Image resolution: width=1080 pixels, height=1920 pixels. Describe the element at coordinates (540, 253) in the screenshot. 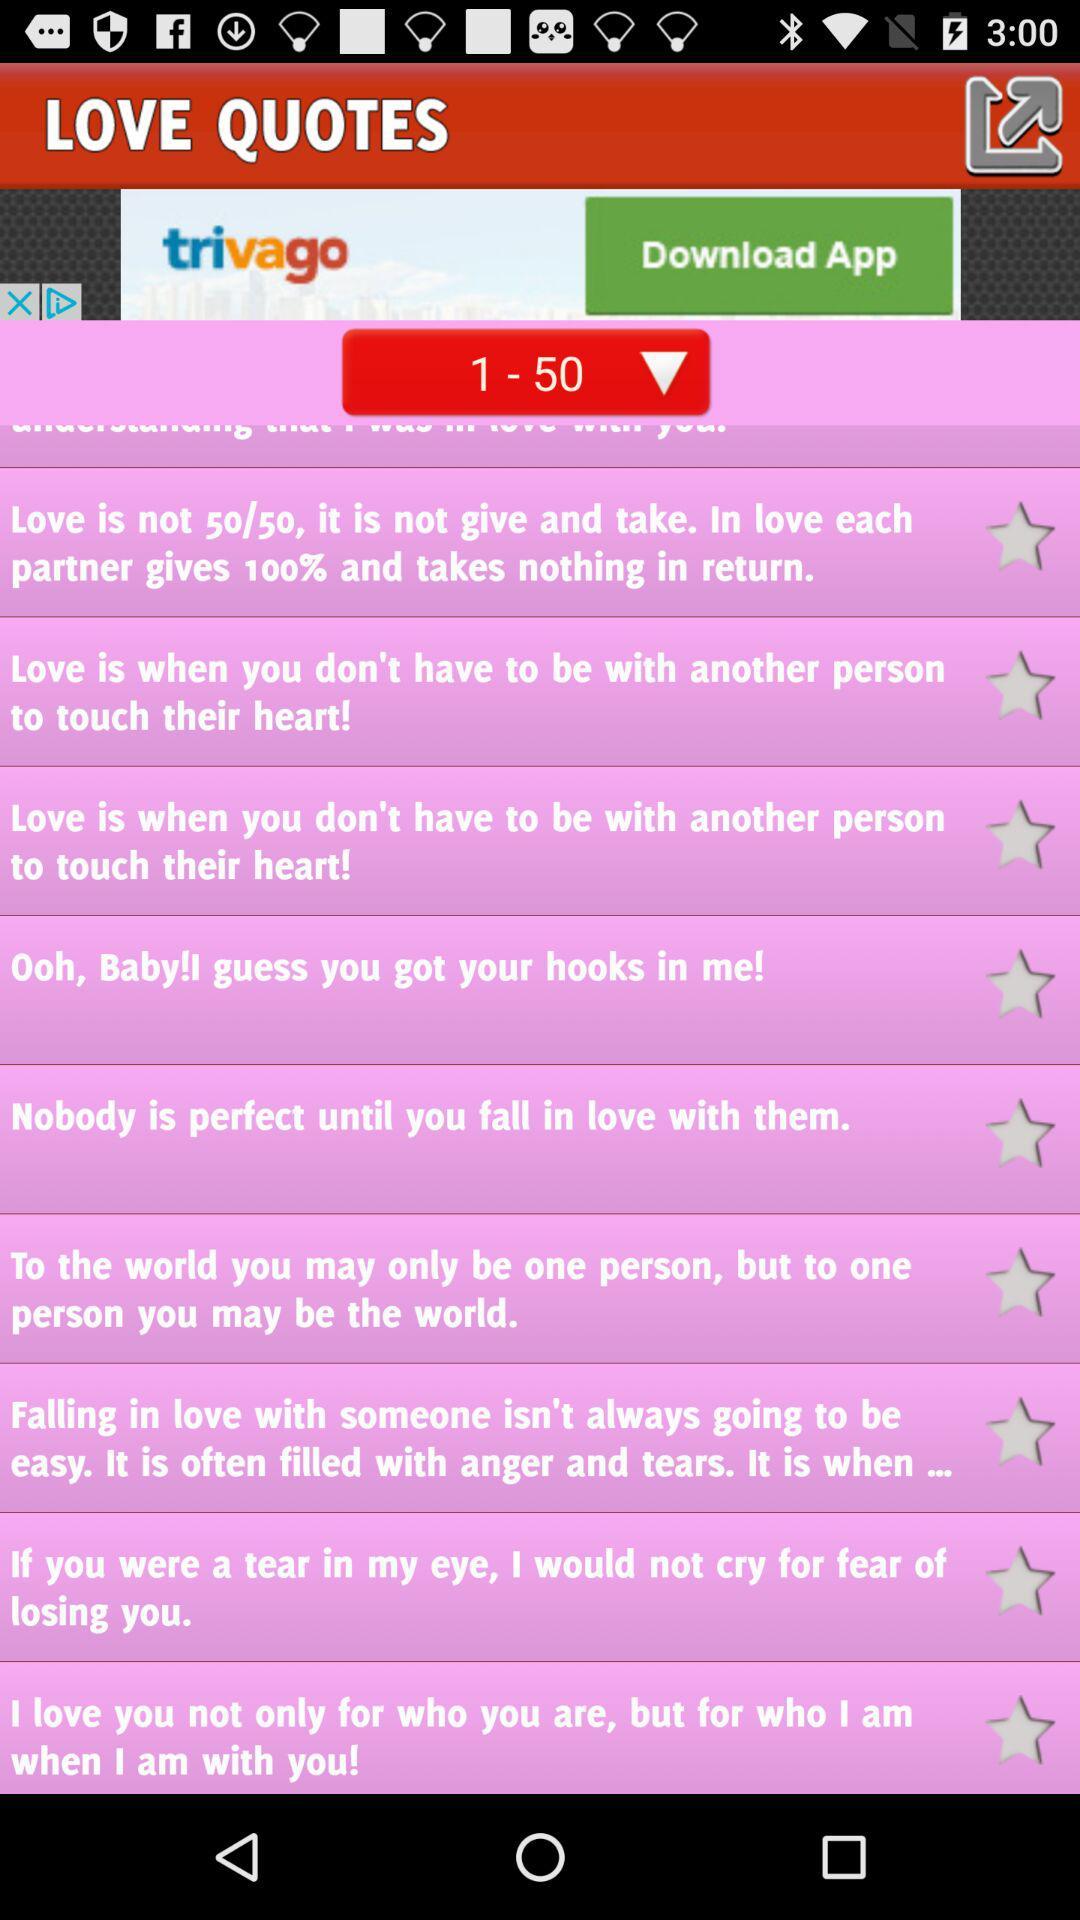

I see `open an advertisements` at that location.